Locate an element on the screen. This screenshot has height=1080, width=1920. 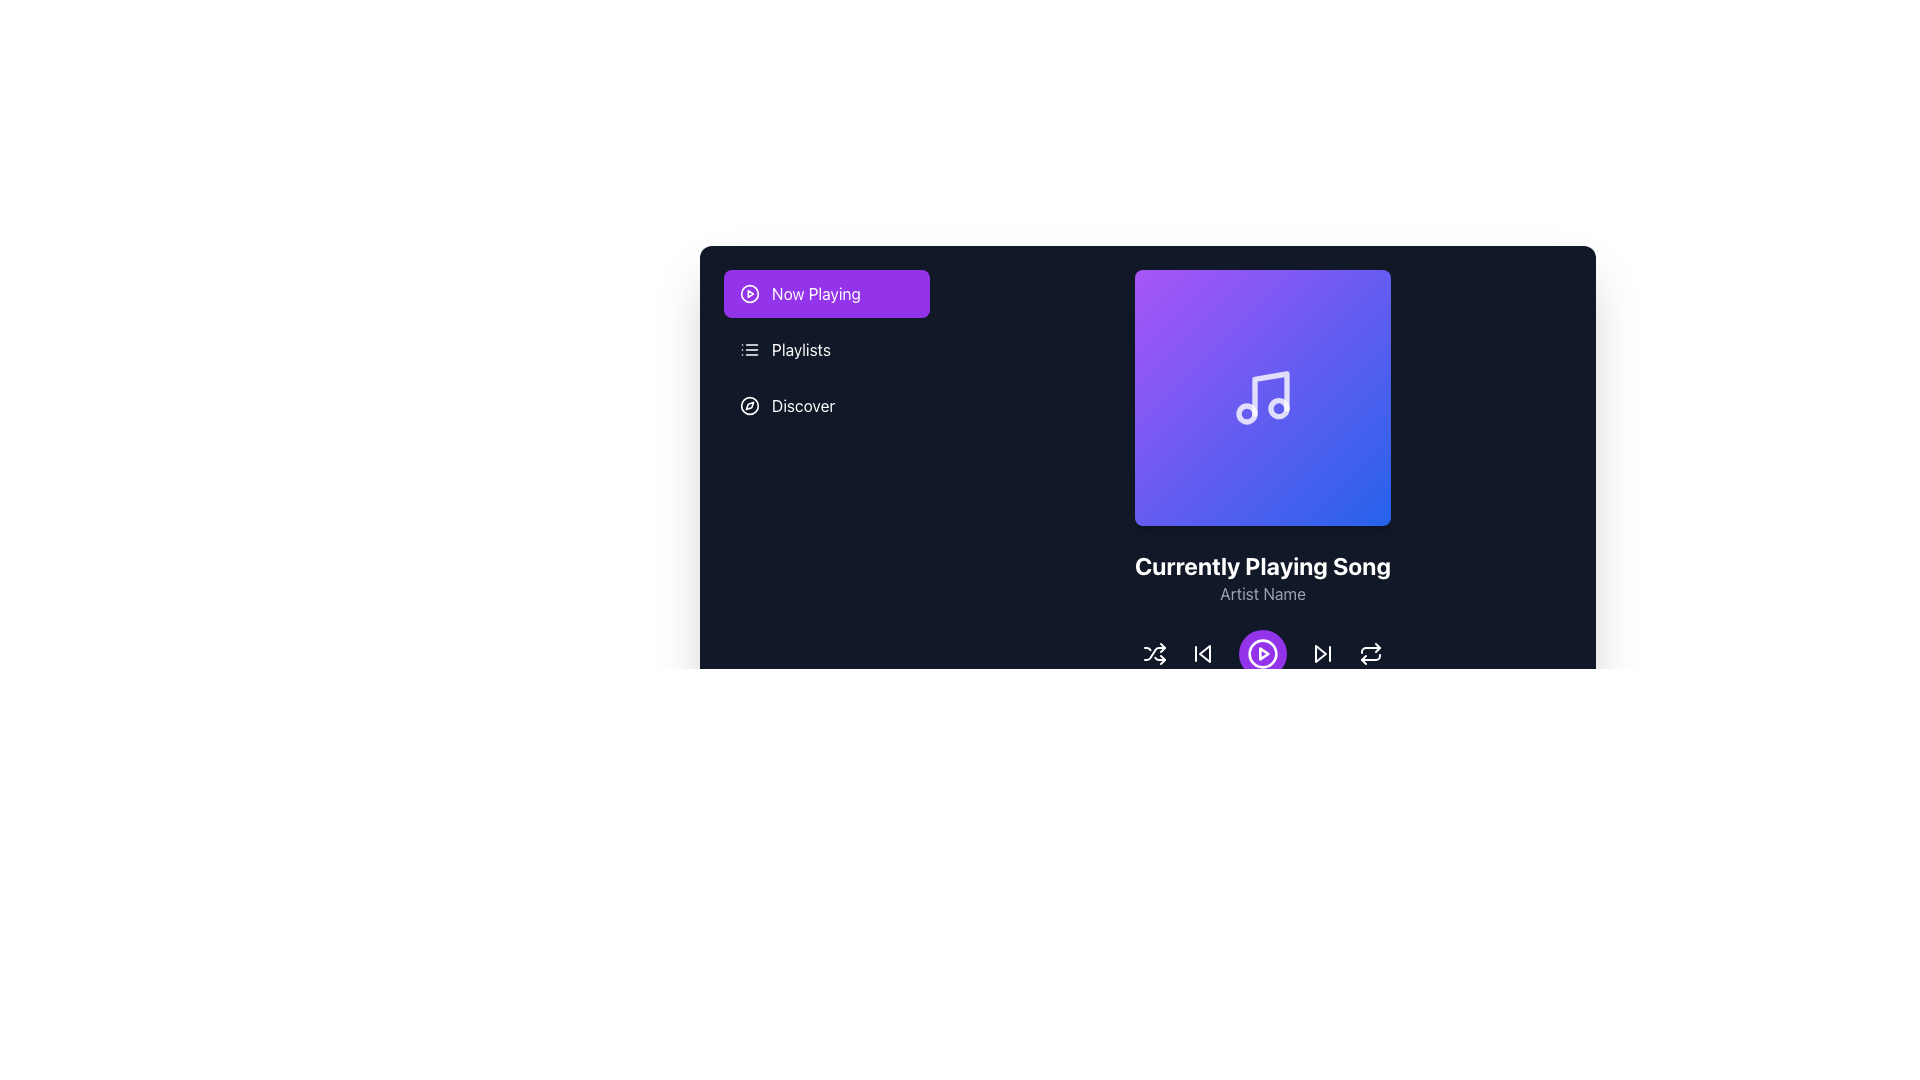
the 'Playlists' button, which is the second item in a vertical list is located at coordinates (826, 349).